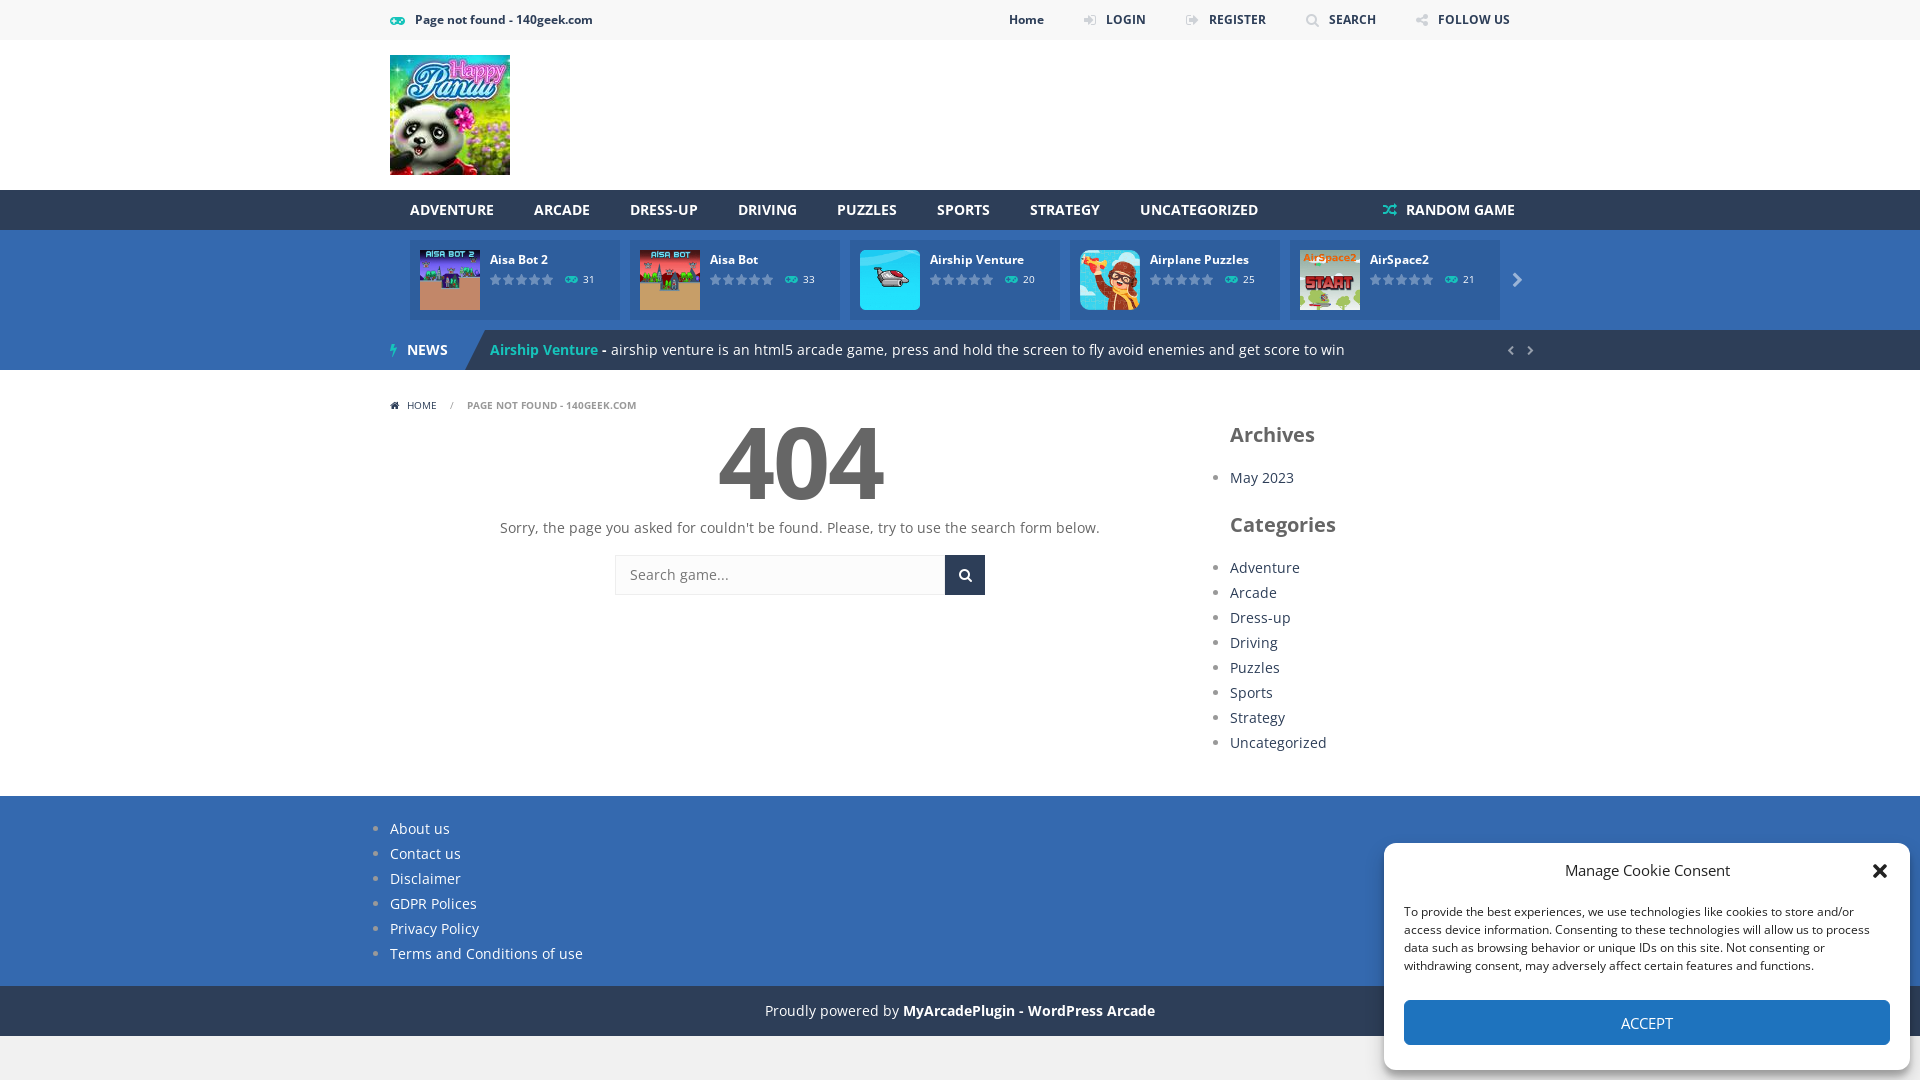 The height and width of the screenshot is (1080, 1920). I want to click on 'Arcade', so click(1228, 591).